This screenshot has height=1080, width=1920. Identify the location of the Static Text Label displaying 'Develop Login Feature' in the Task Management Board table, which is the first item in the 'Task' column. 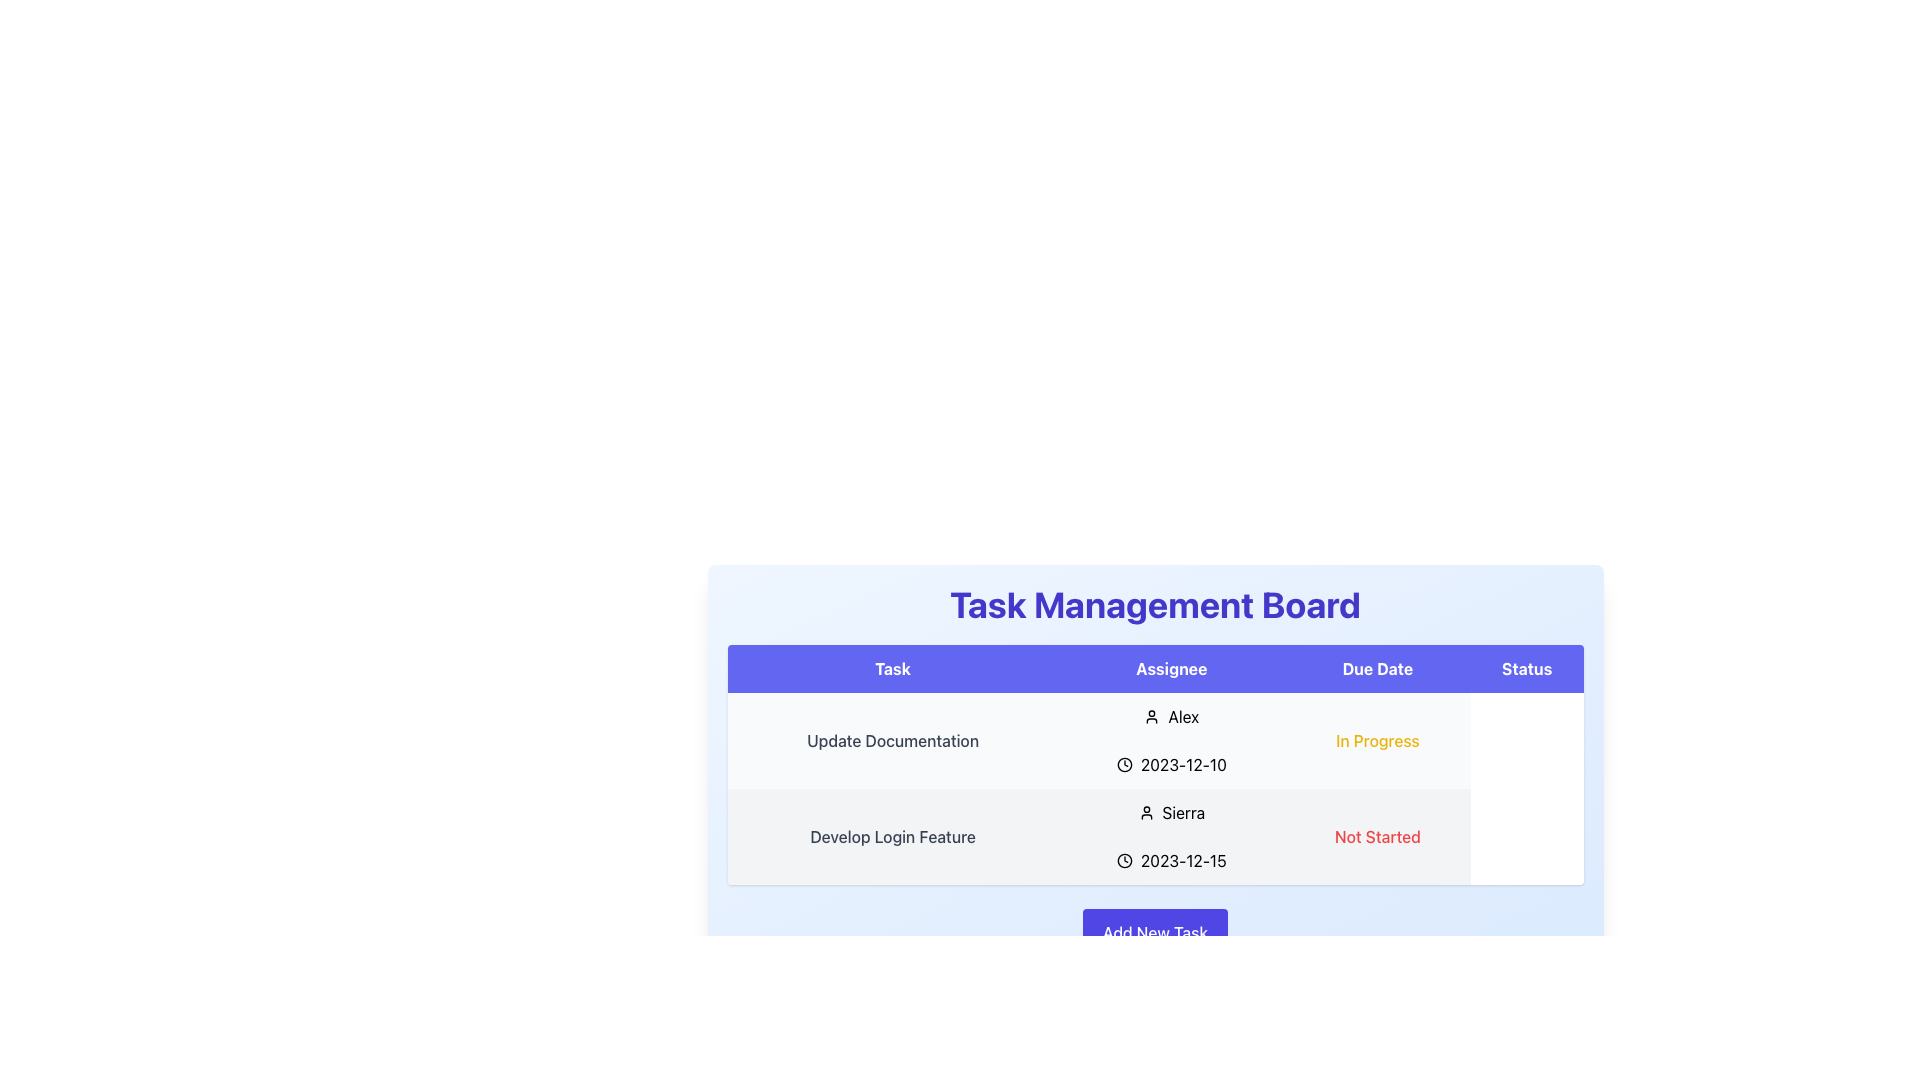
(891, 837).